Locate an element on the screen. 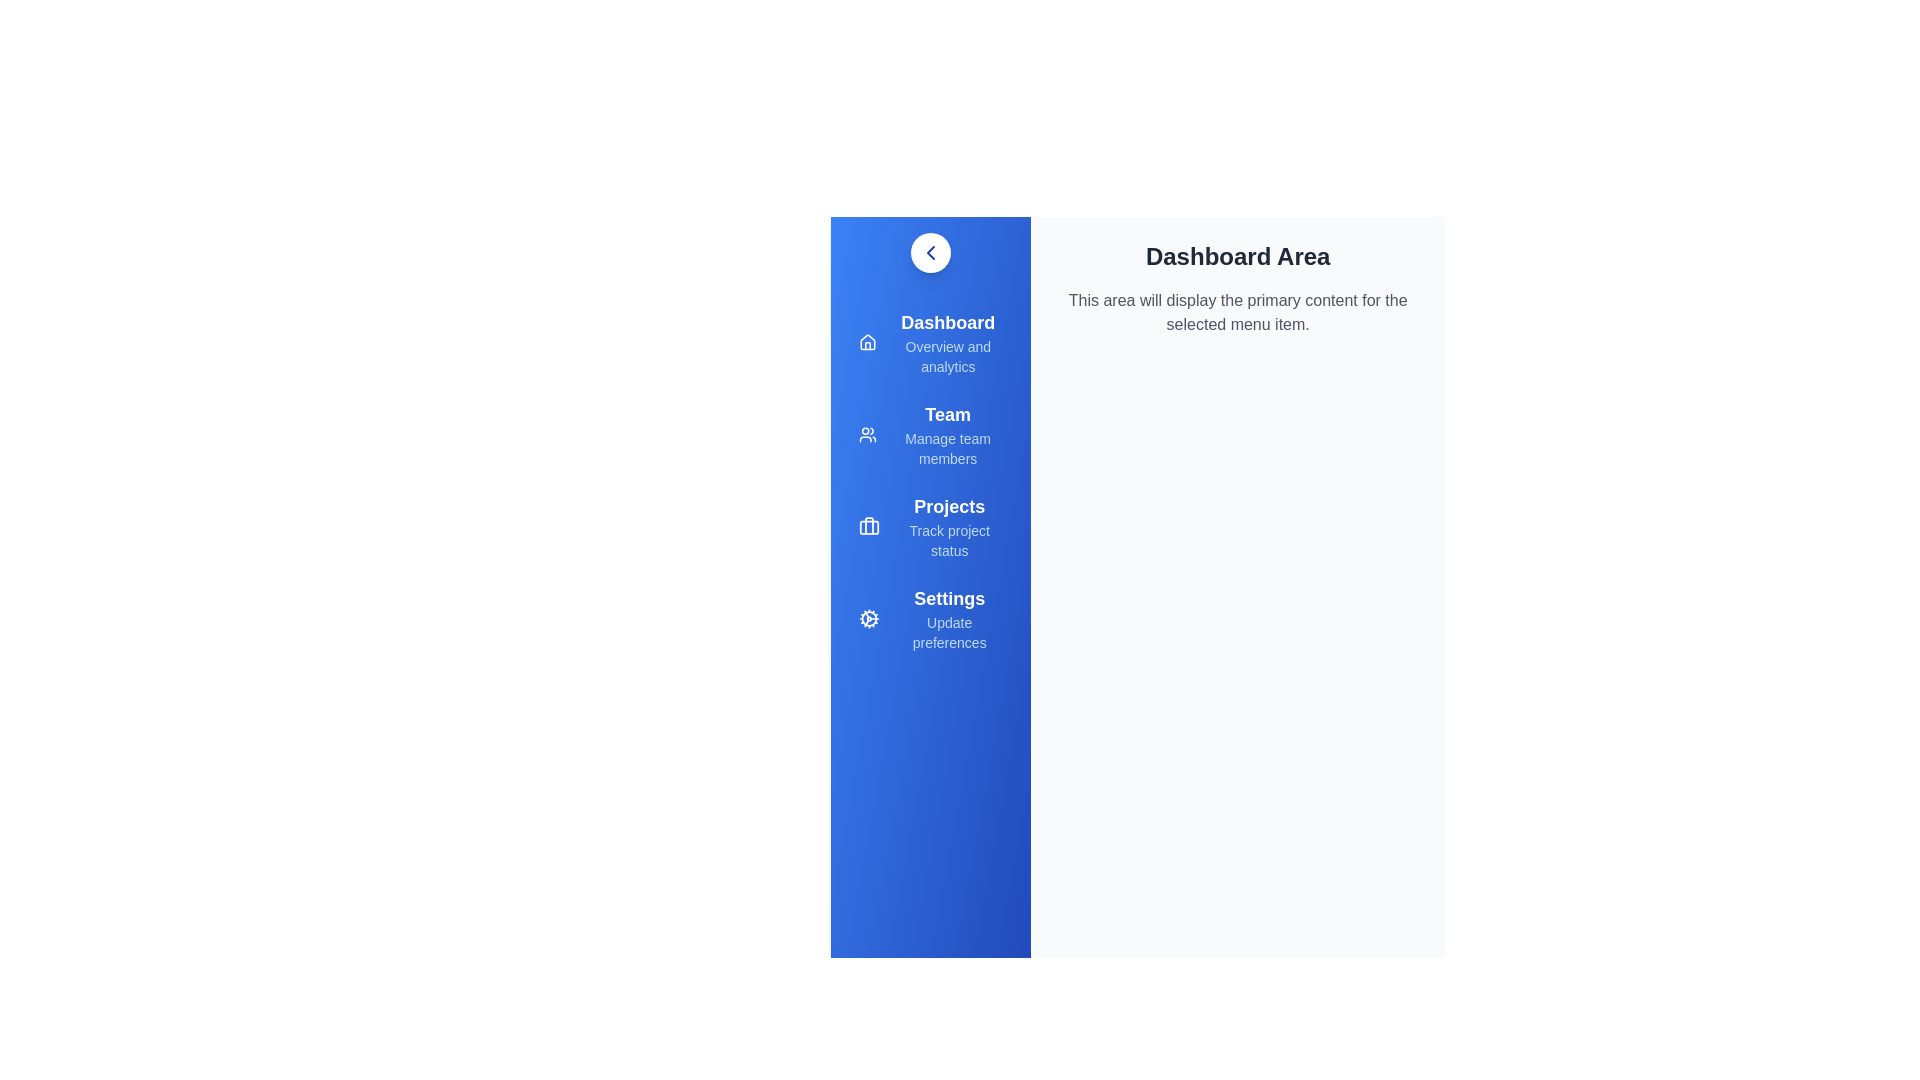 The width and height of the screenshot is (1920, 1080). the menu item Settings to see its hover effect is located at coordinates (930, 617).